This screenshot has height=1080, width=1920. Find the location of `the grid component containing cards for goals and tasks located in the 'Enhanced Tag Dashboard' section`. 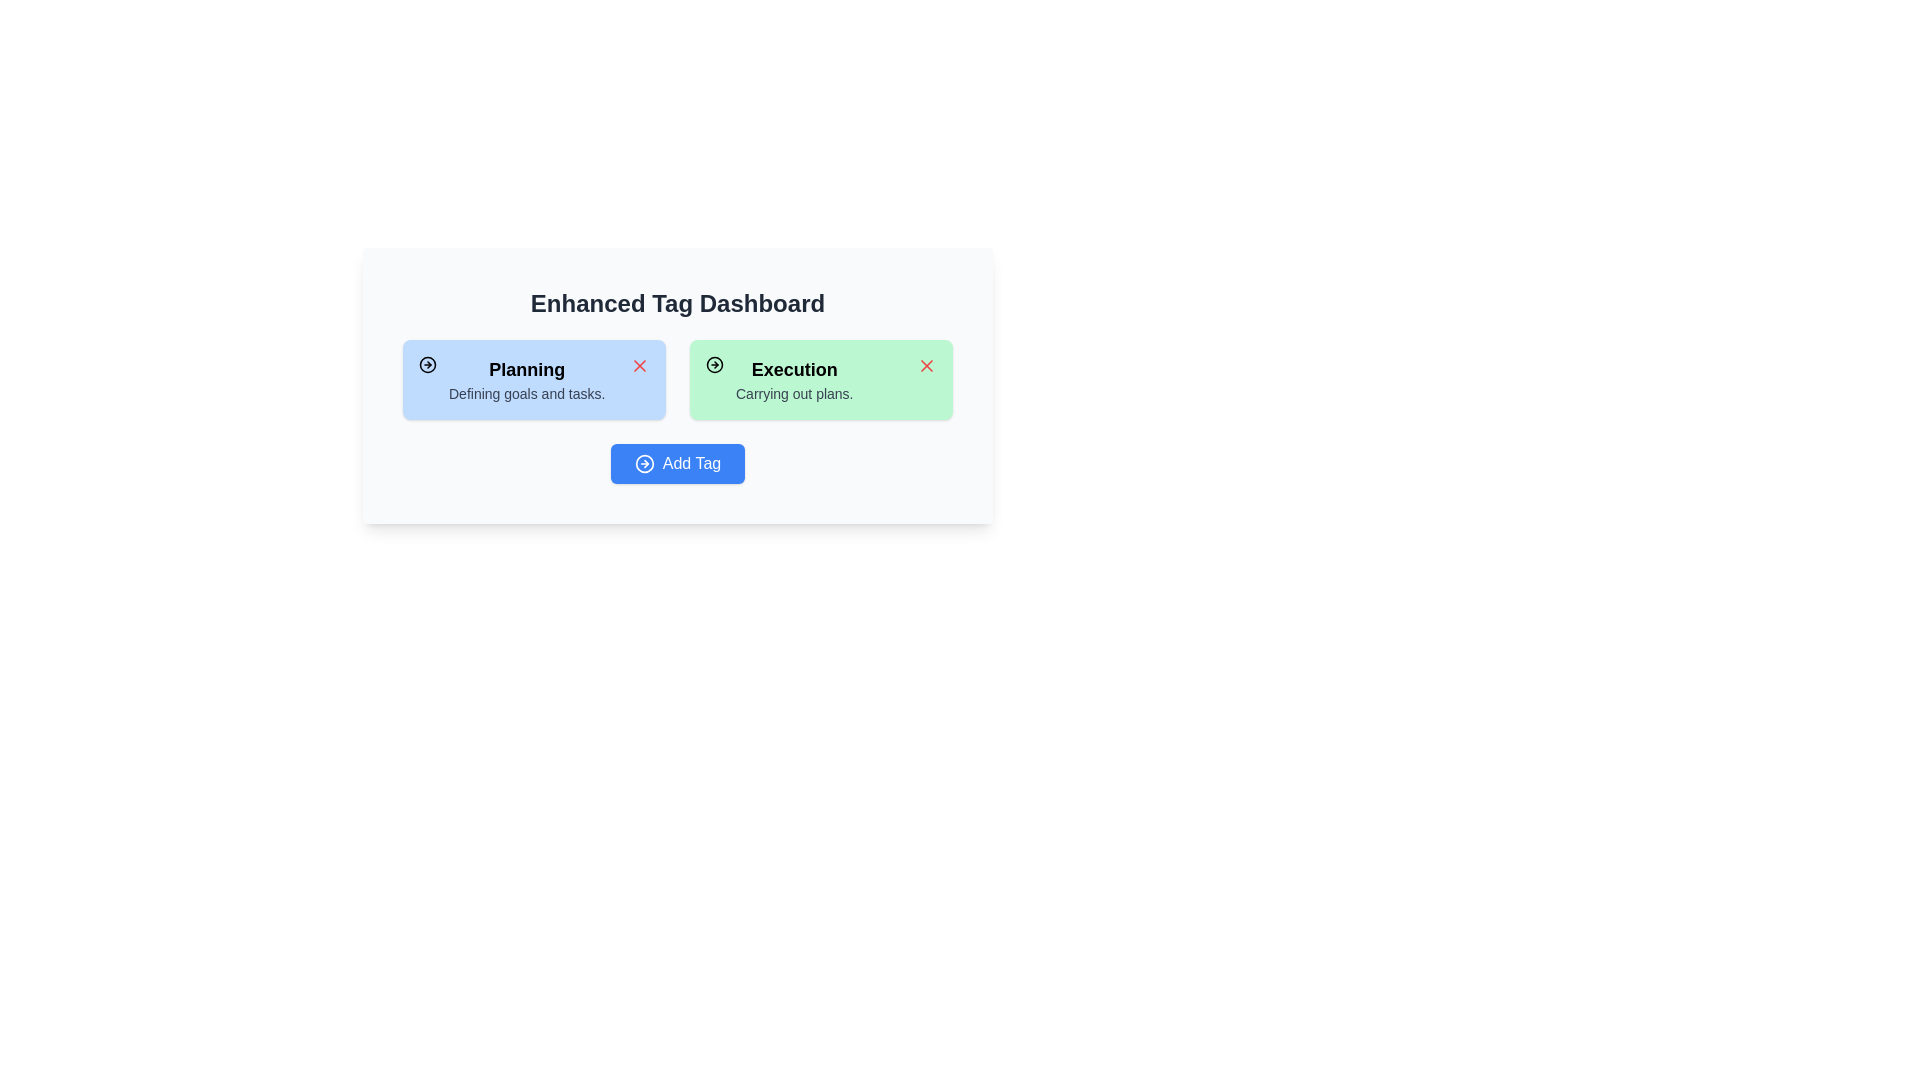

the grid component containing cards for goals and tasks located in the 'Enhanced Tag Dashboard' section is located at coordinates (677, 380).